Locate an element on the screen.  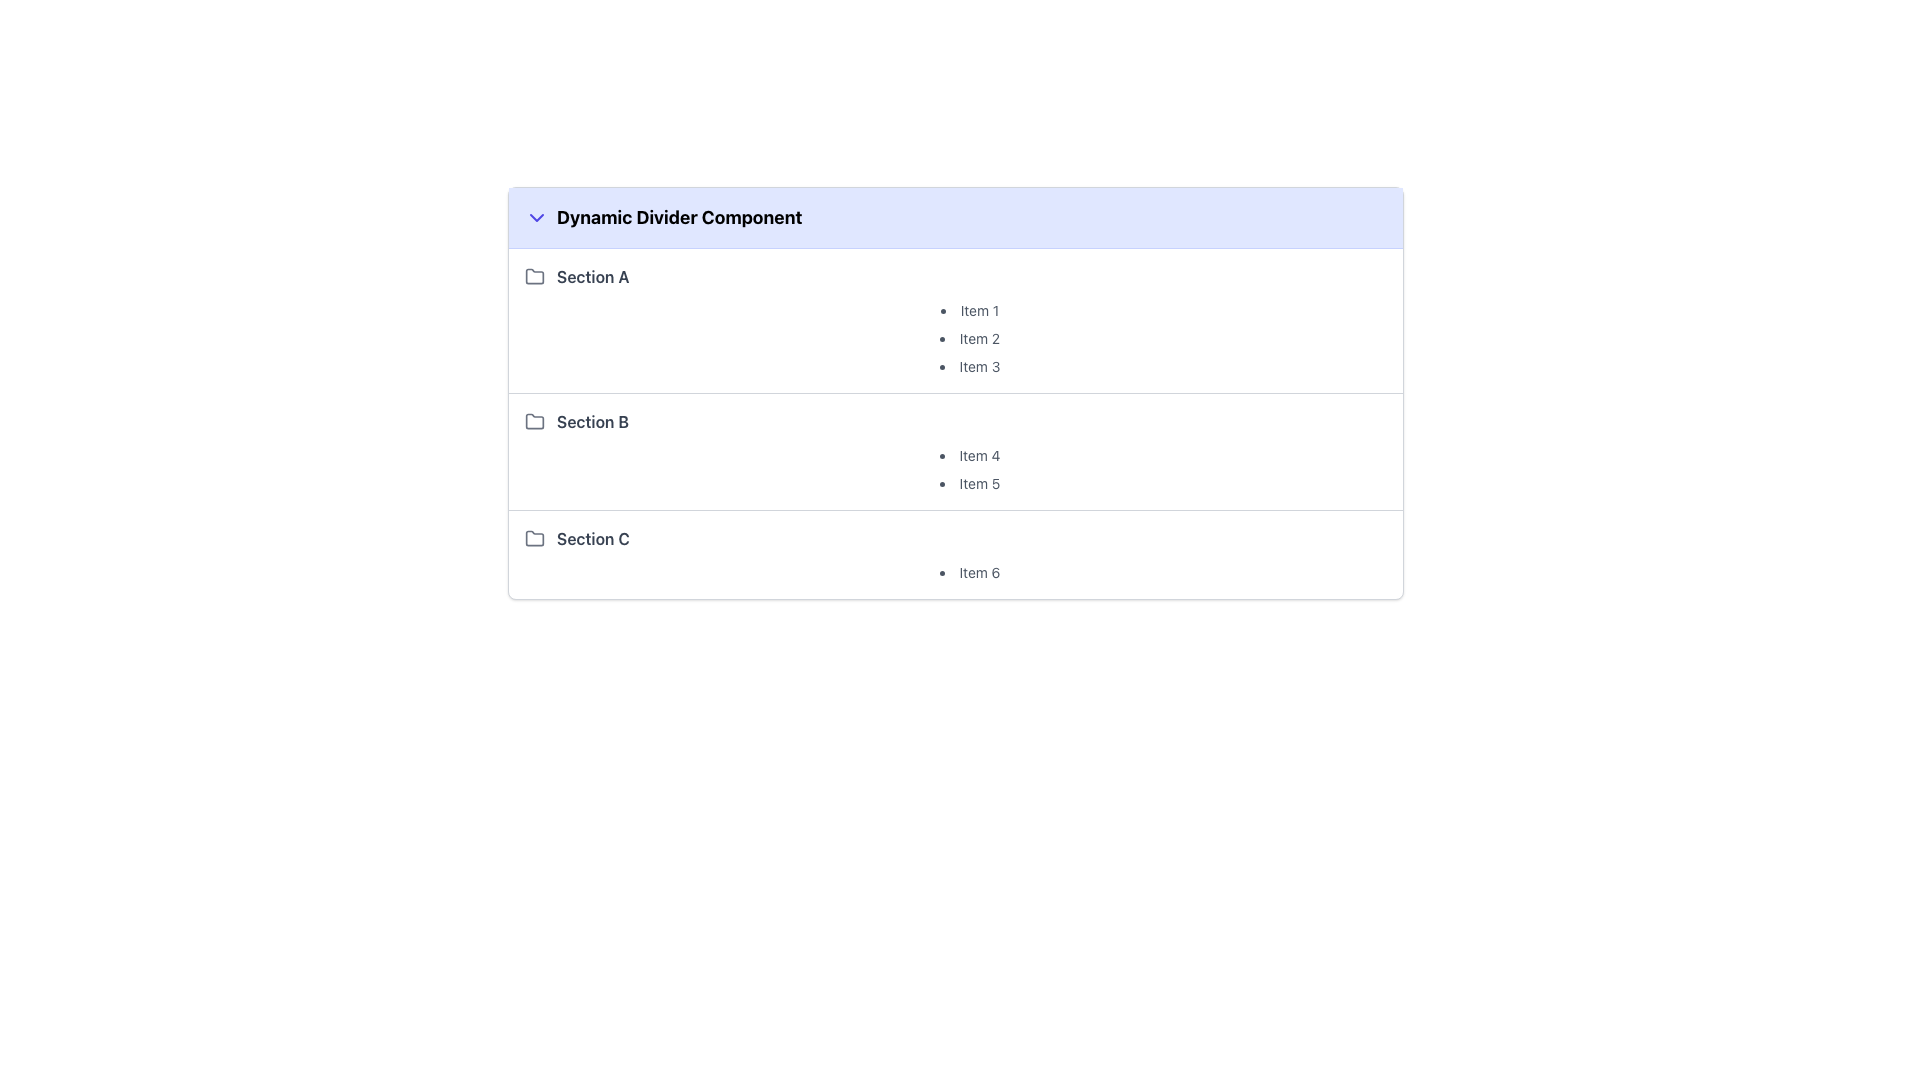
the folder icon next to the label 'Section B' in the second row of the 'Dynamic Divider Component' is located at coordinates (534, 419).